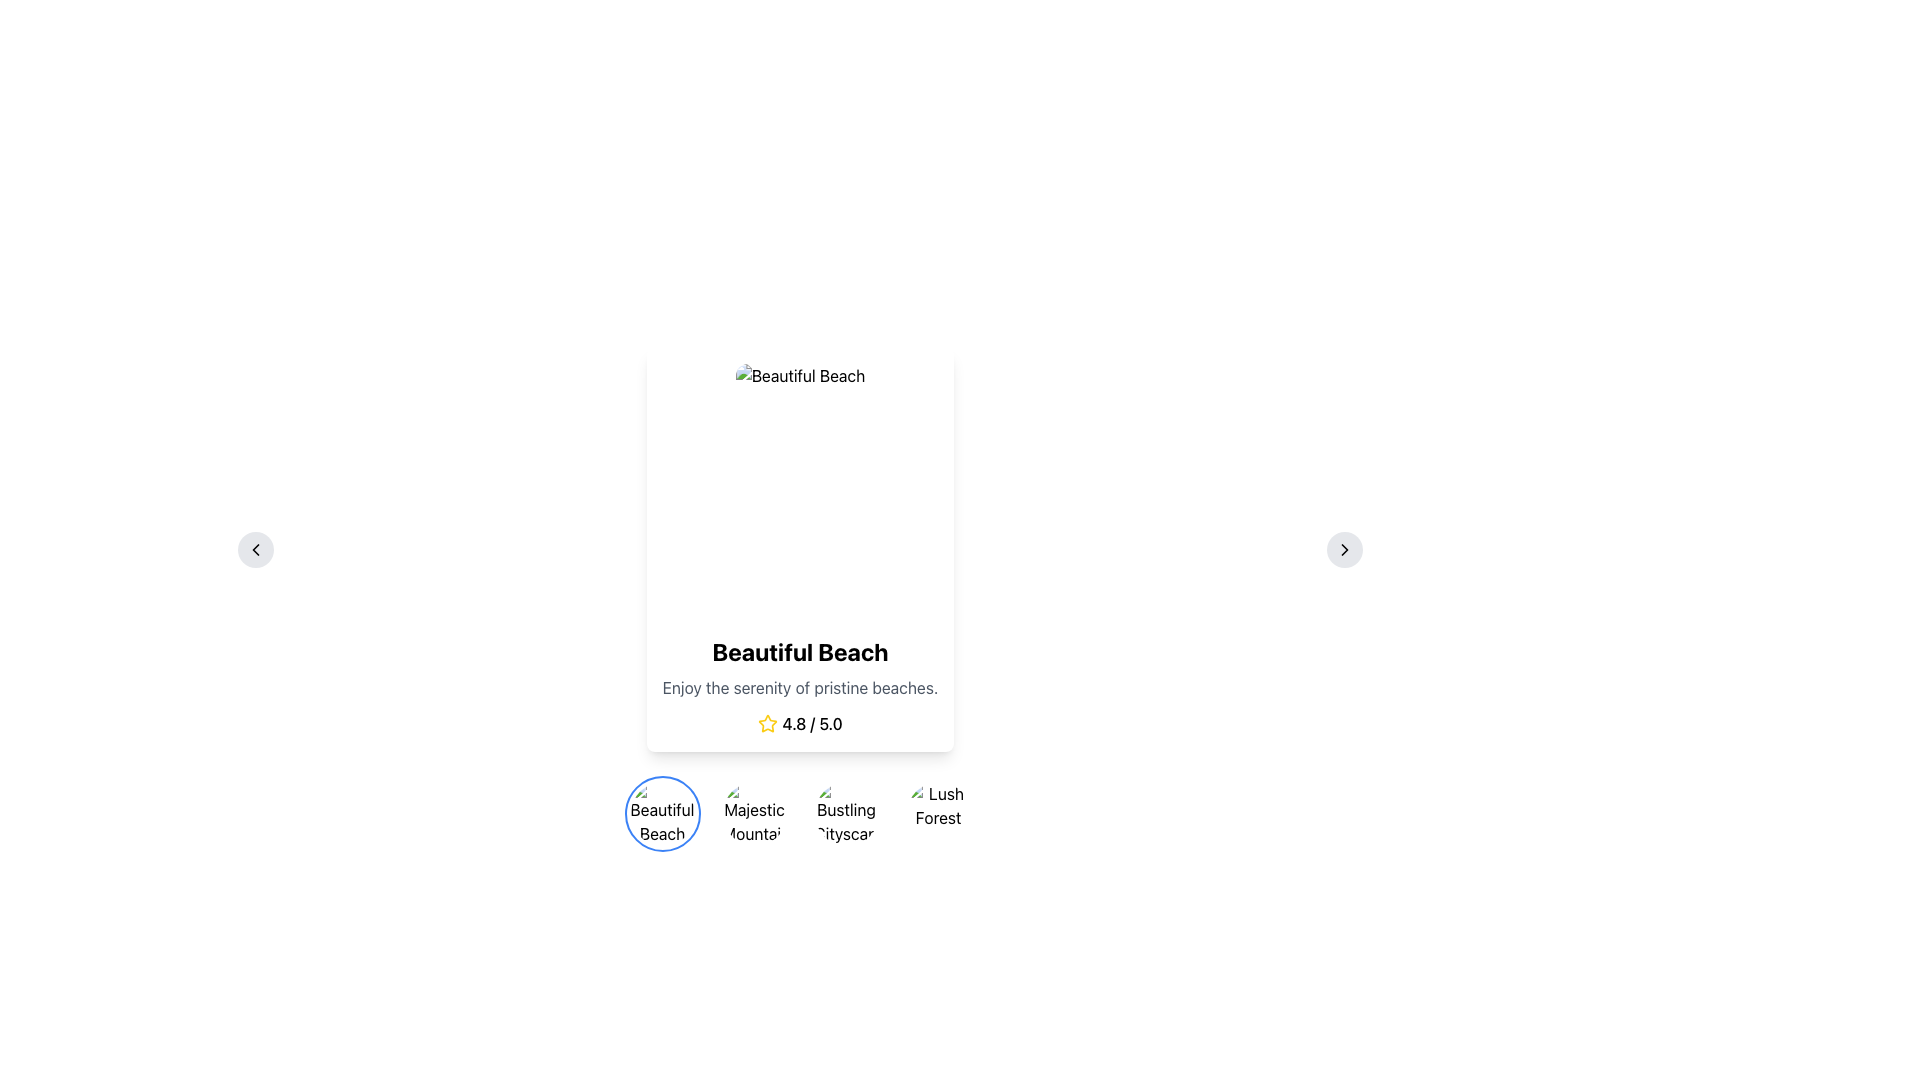 The height and width of the screenshot is (1080, 1920). I want to click on the leftward-pointing chevron arrow icon, so click(254, 550).